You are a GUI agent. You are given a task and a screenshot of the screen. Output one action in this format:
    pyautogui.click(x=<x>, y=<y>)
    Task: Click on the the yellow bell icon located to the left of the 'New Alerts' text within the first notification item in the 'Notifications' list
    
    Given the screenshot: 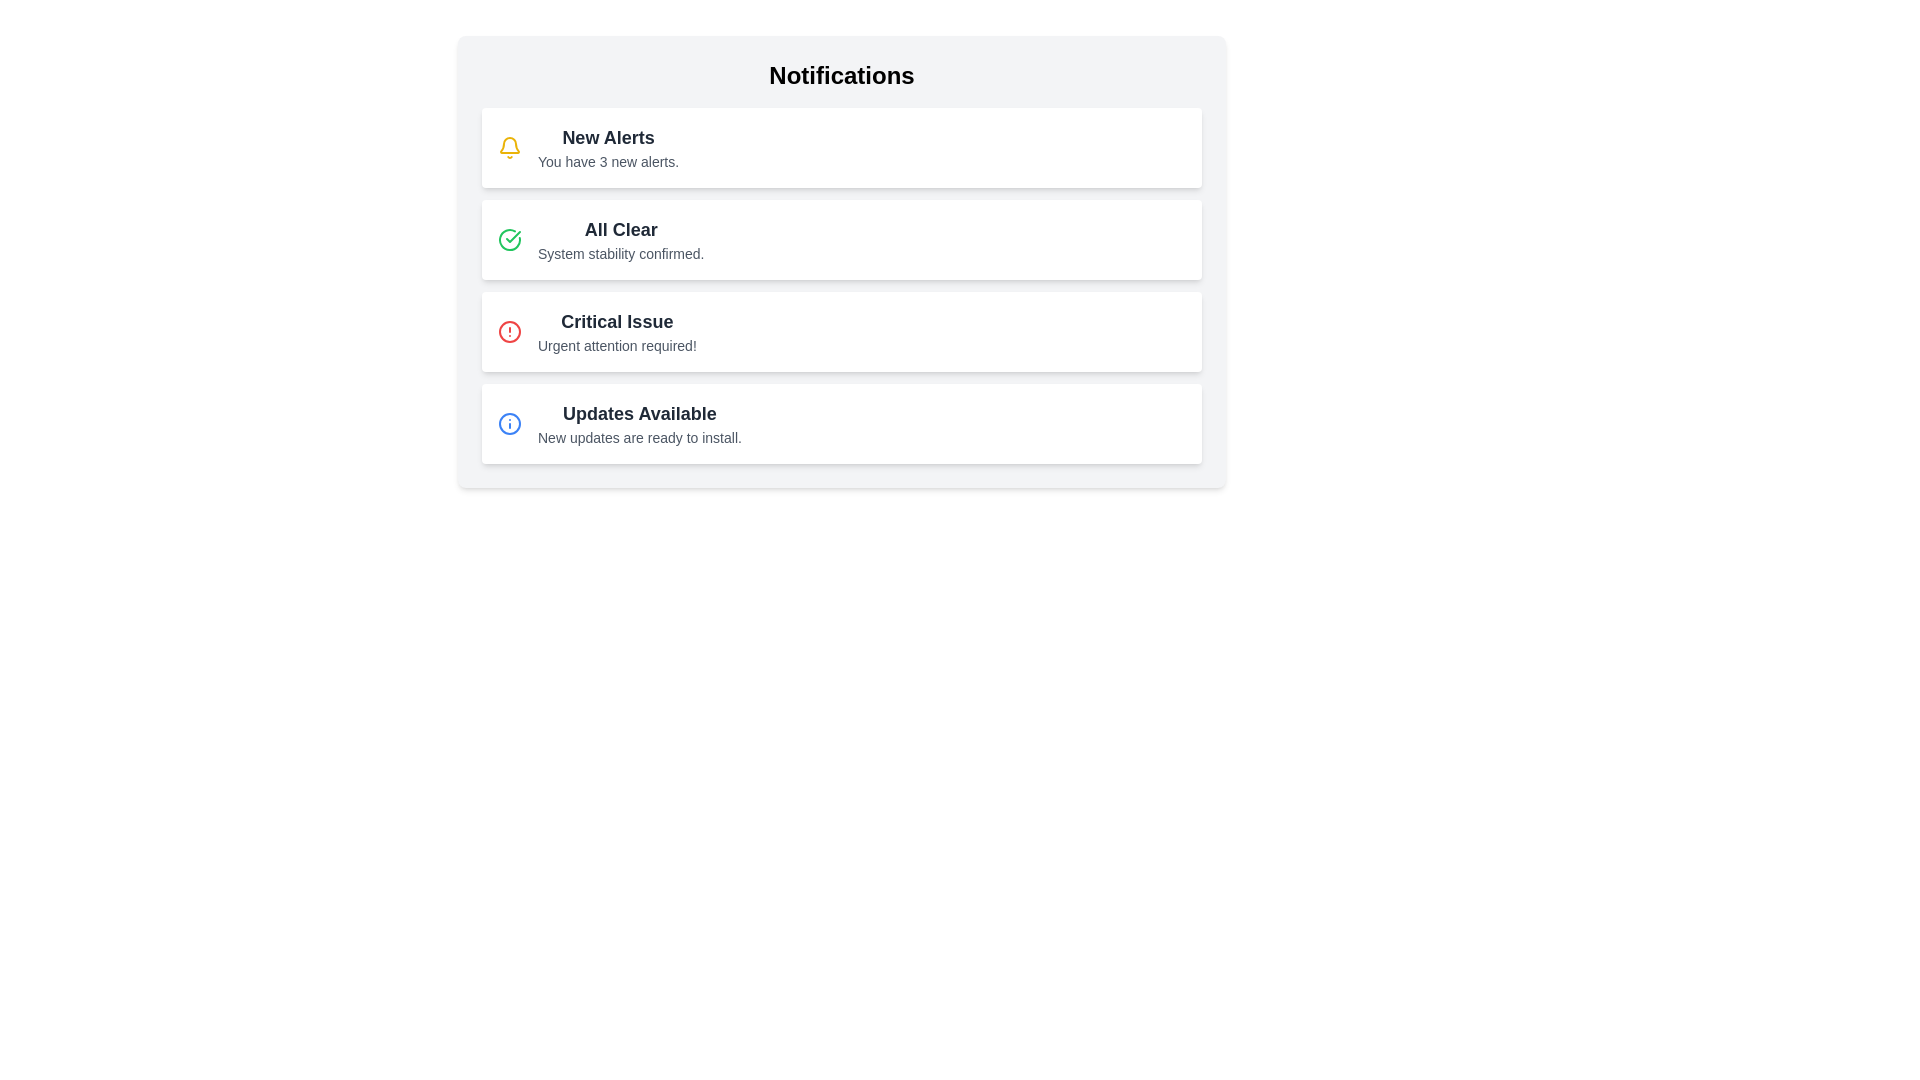 What is the action you would take?
    pyautogui.click(x=509, y=146)
    